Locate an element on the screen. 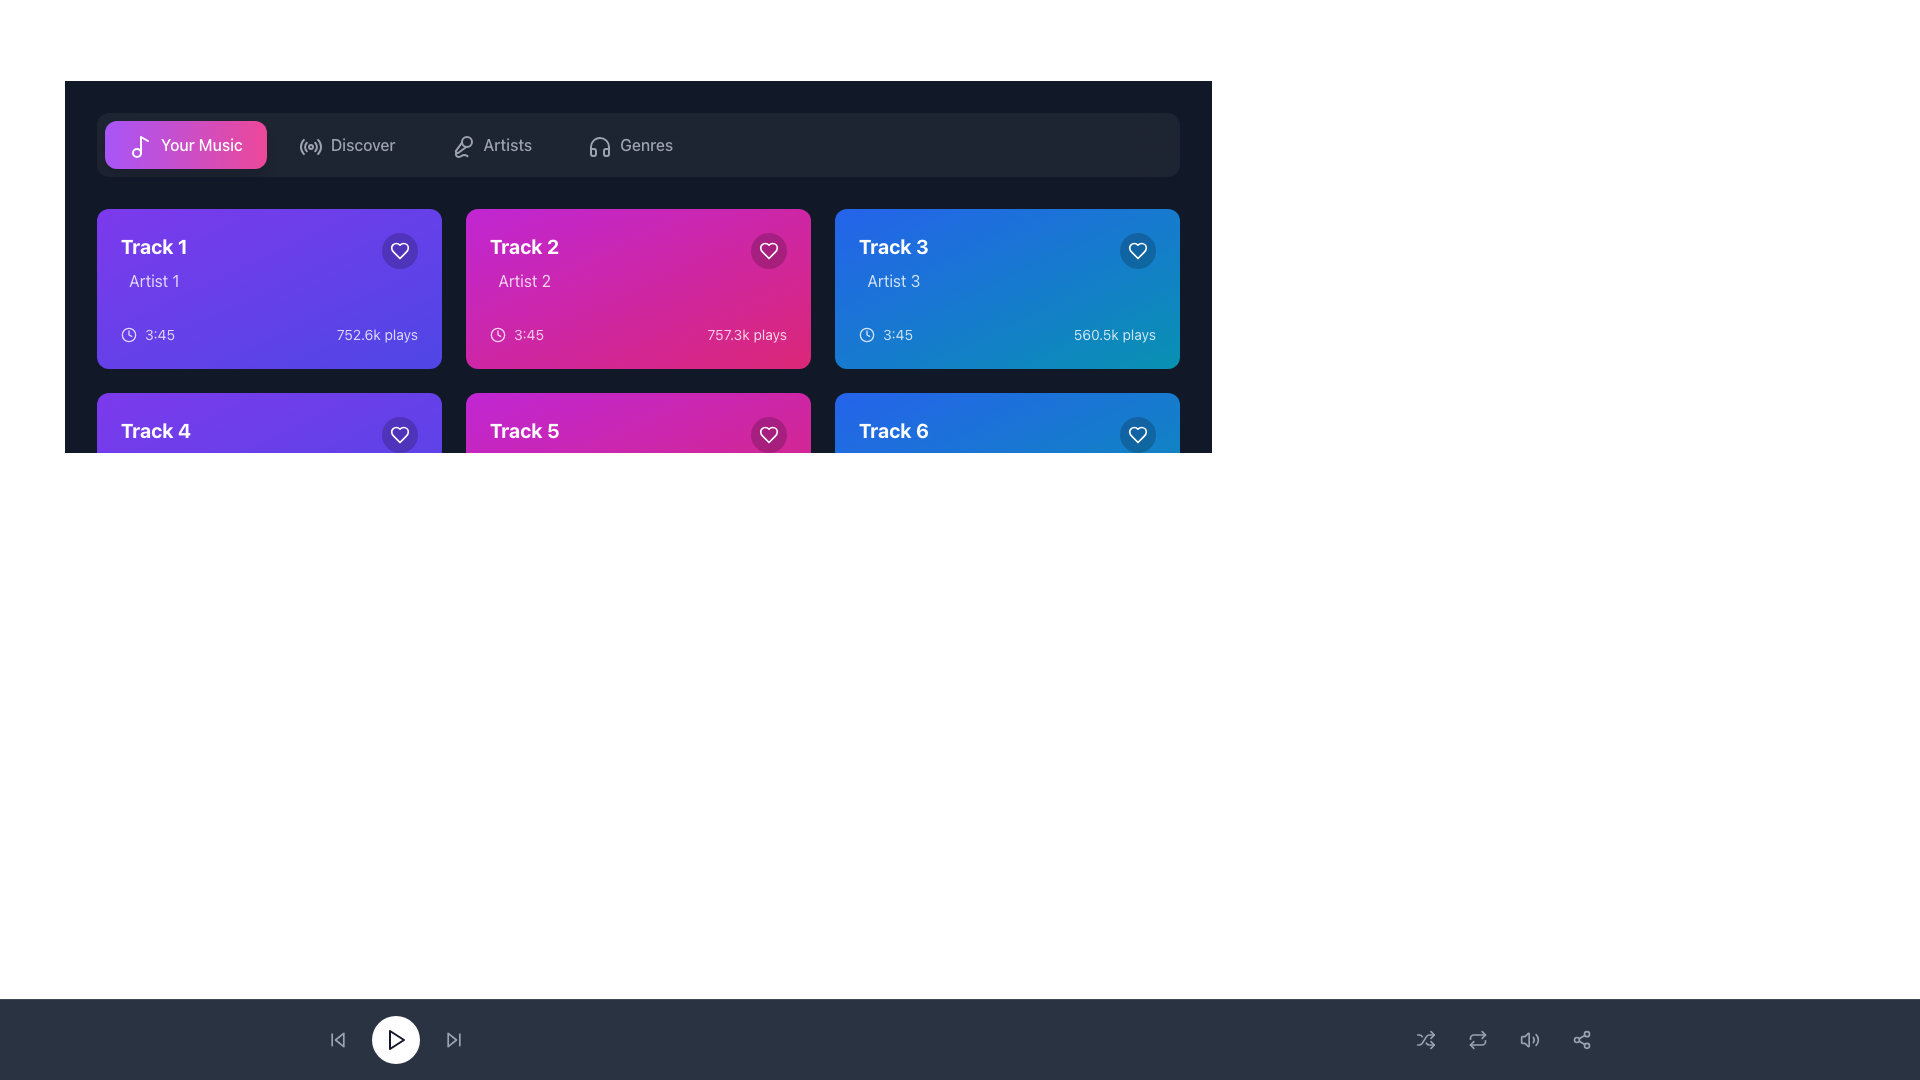  the speaker body icon is located at coordinates (1524, 1039).